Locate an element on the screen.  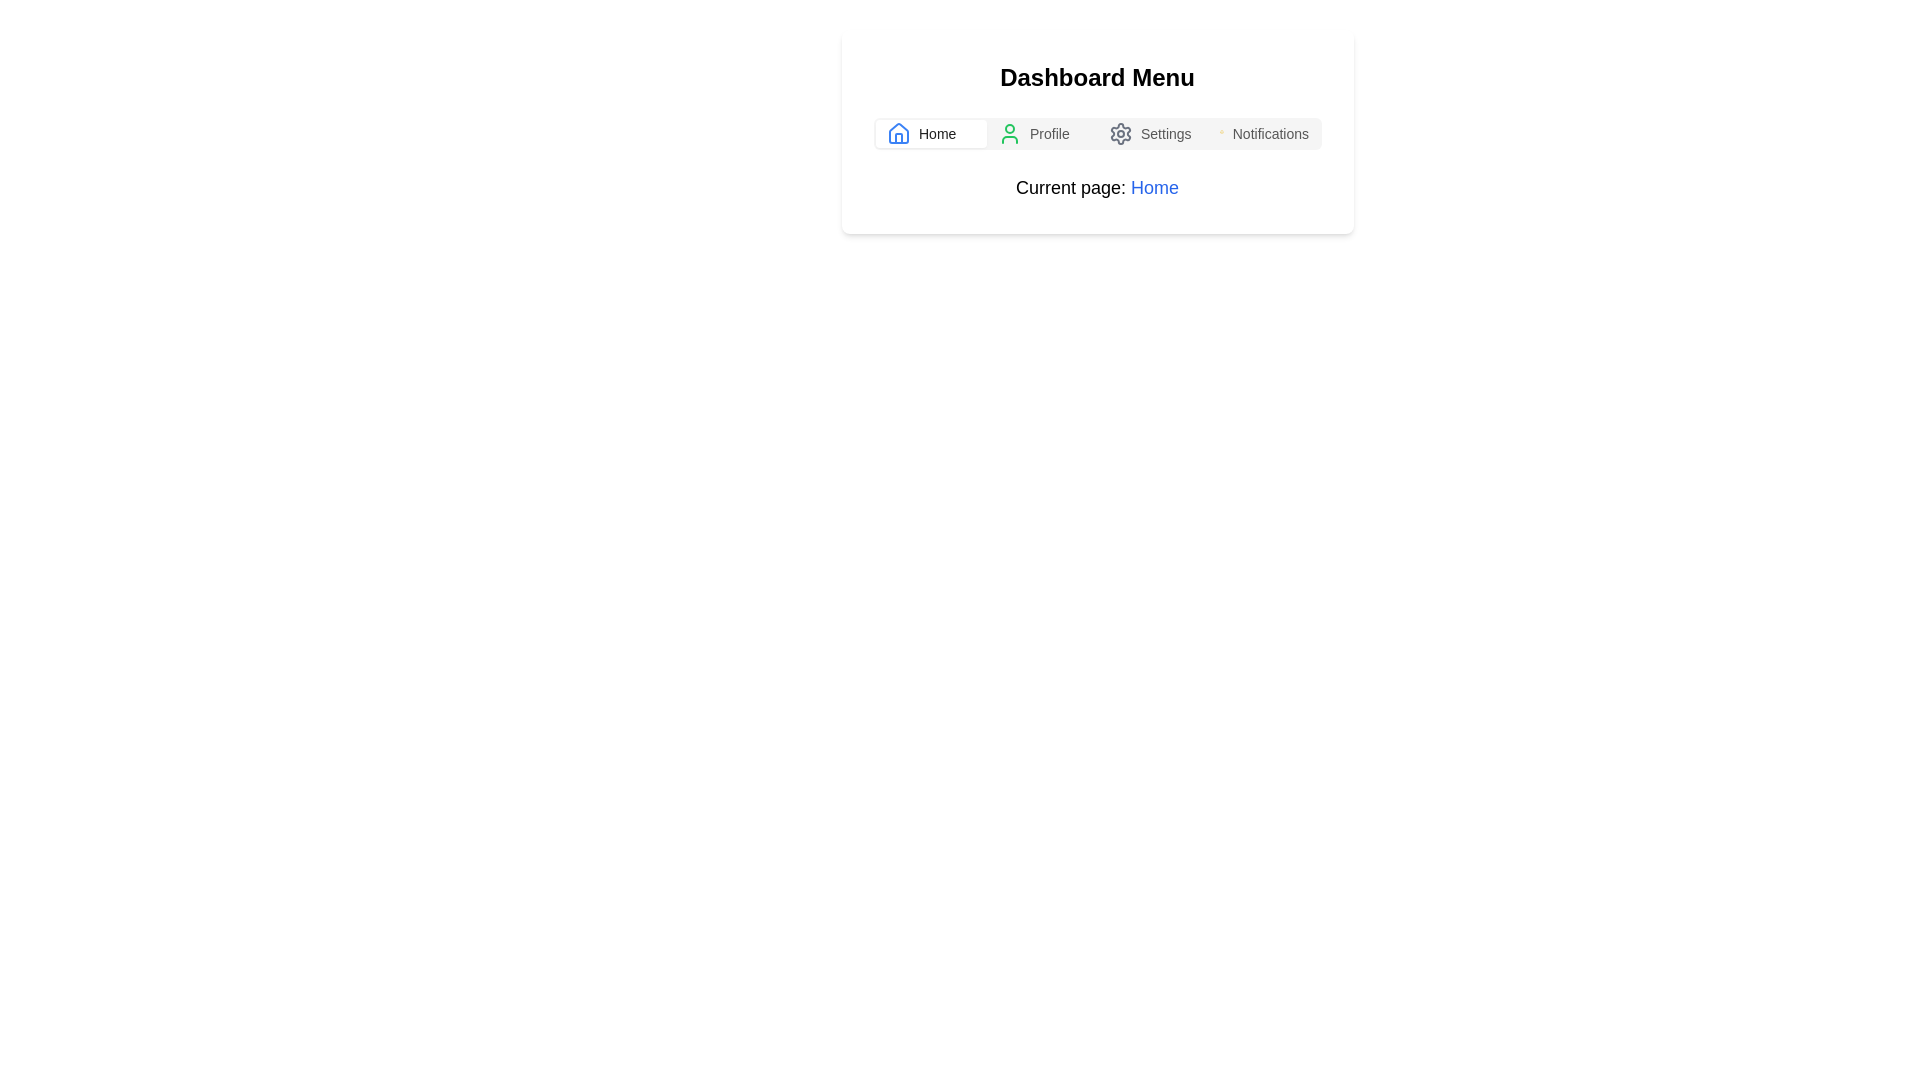
the outer gear icon of the settings icon located in the top navigation bar is located at coordinates (1120, 134).